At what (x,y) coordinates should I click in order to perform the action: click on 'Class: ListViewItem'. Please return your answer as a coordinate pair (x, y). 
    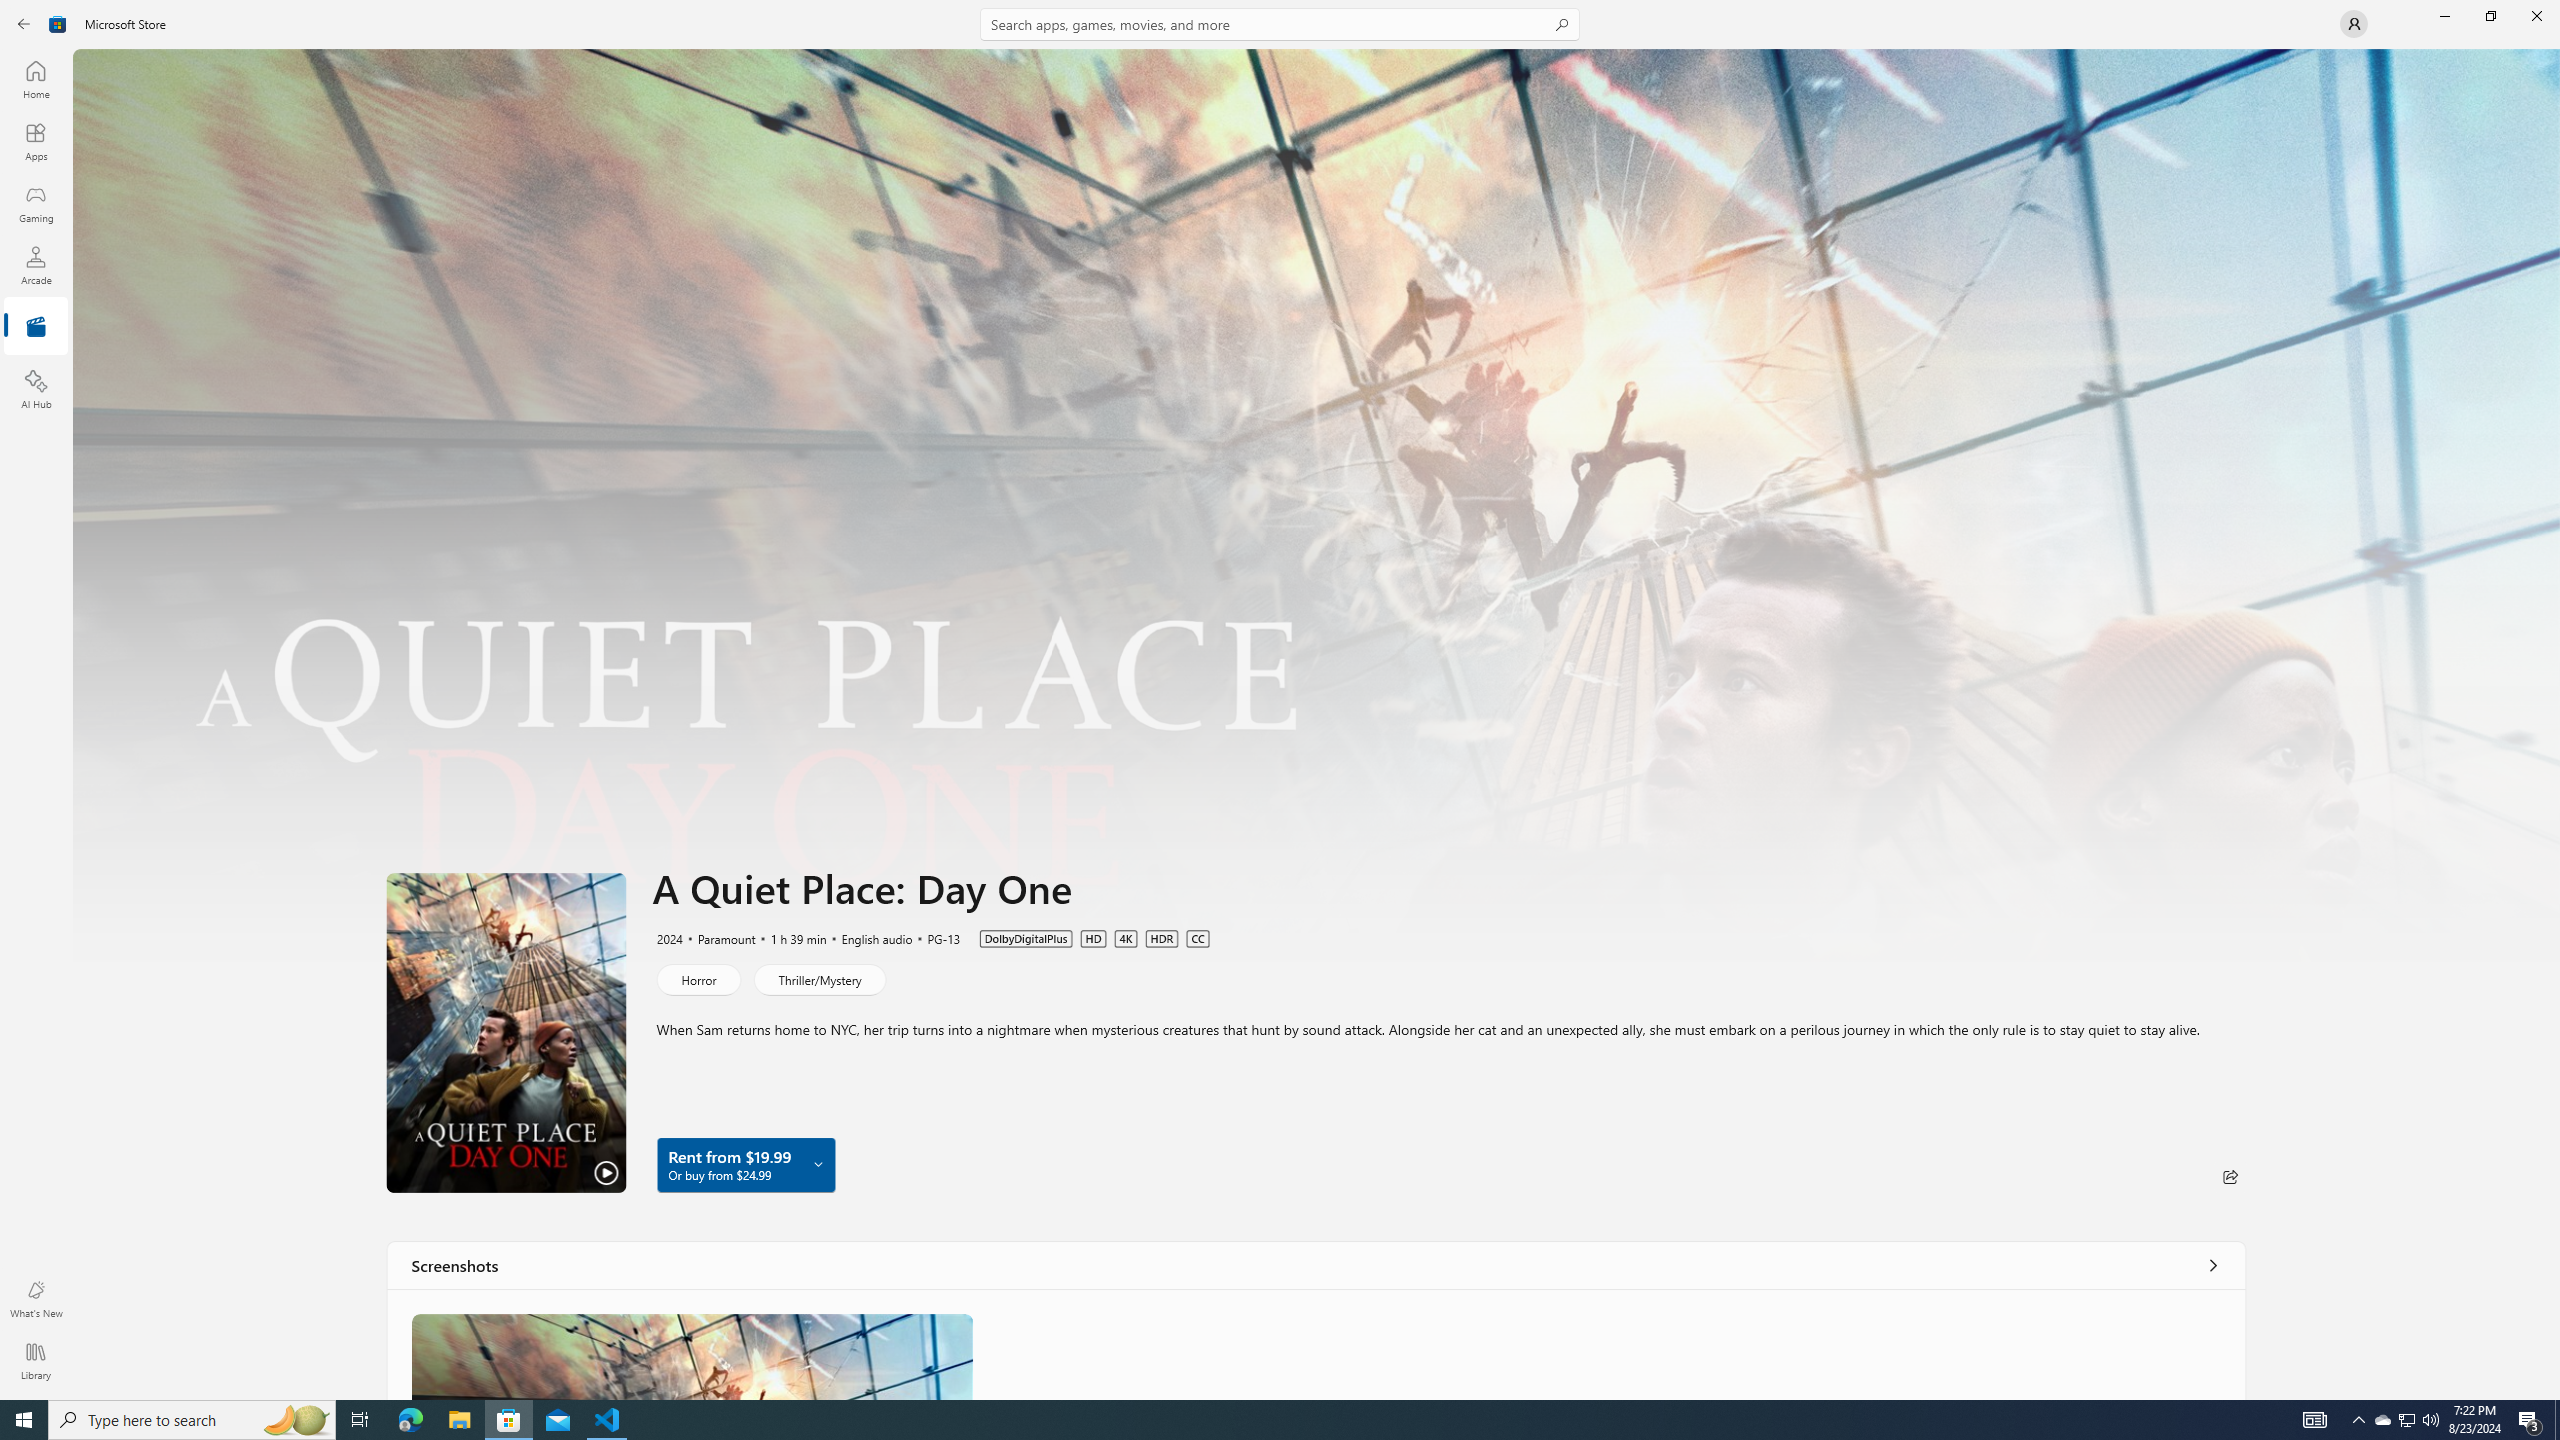
    Looking at the image, I should click on (692, 1355).